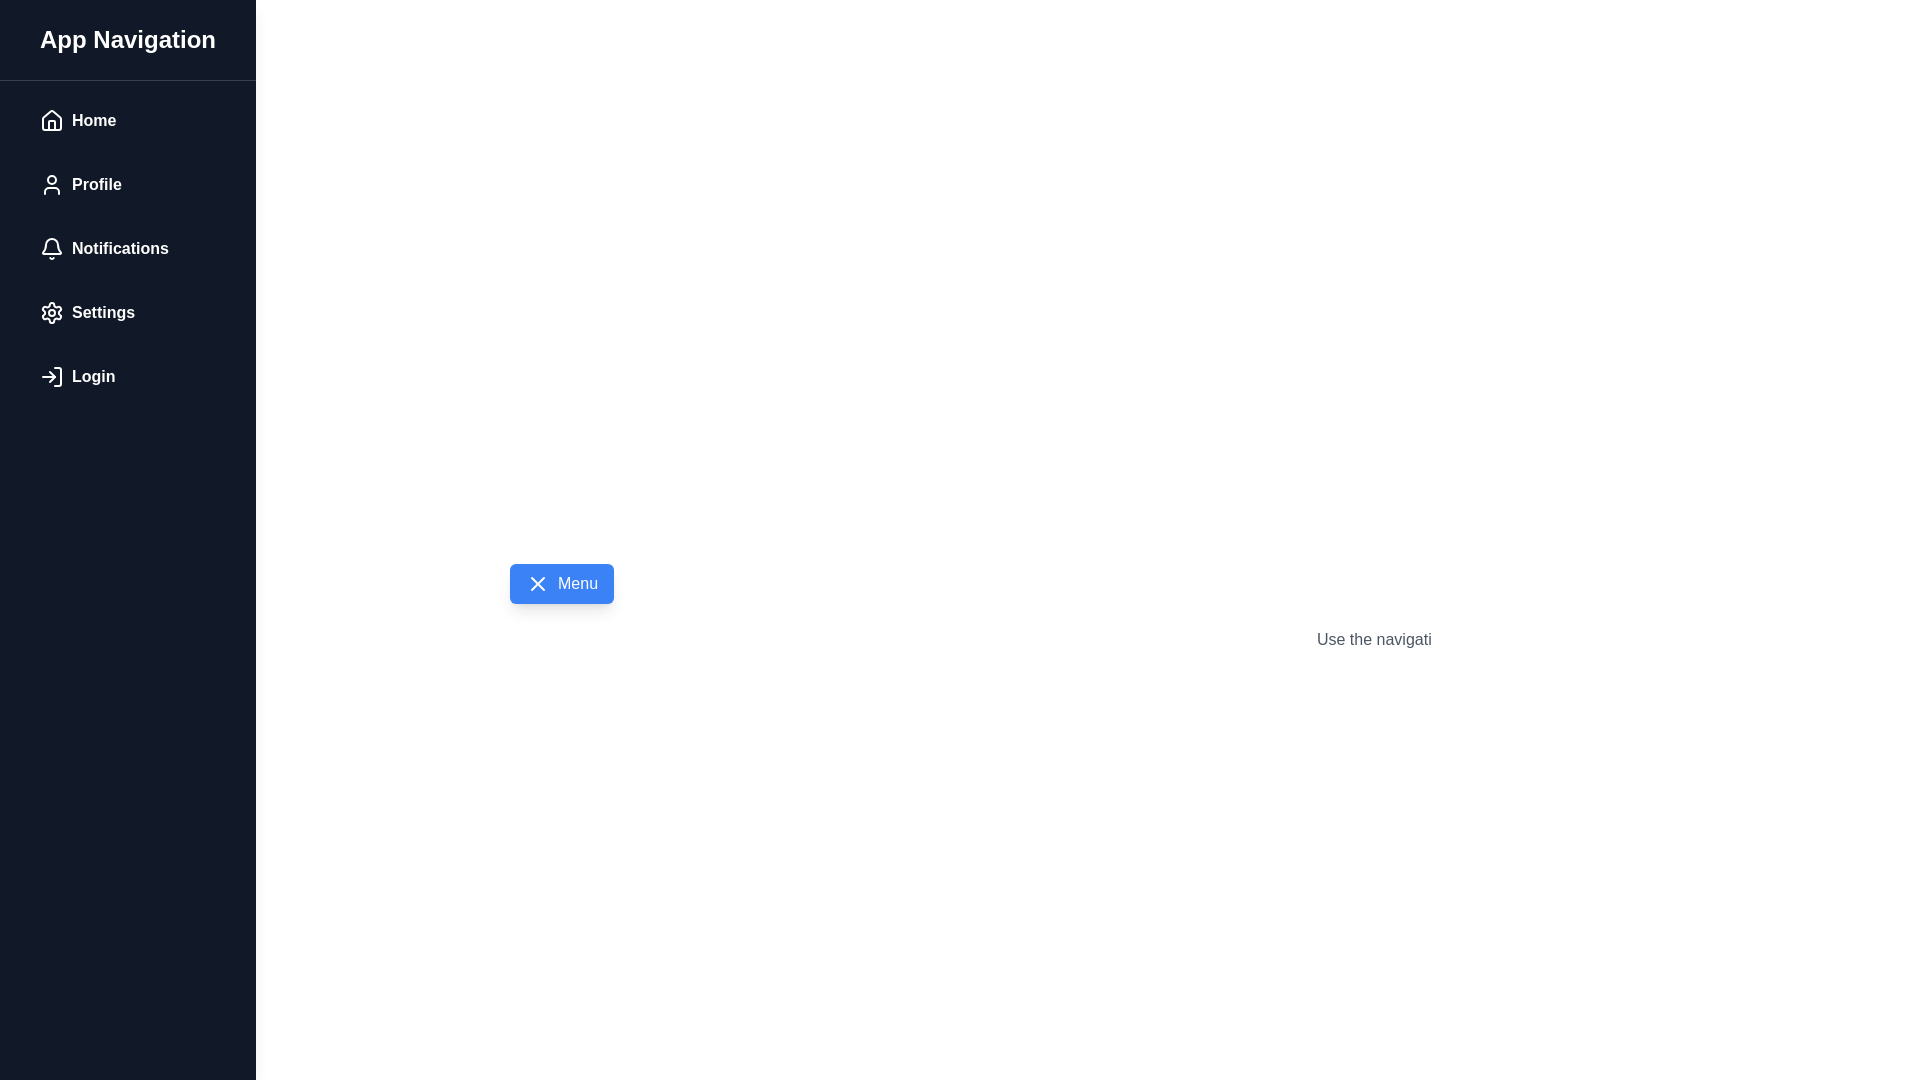  I want to click on the 'X' vector icon located on the left side of the blue 'Menu' button, which has rounded corners and a shadow effect, so click(537, 583).